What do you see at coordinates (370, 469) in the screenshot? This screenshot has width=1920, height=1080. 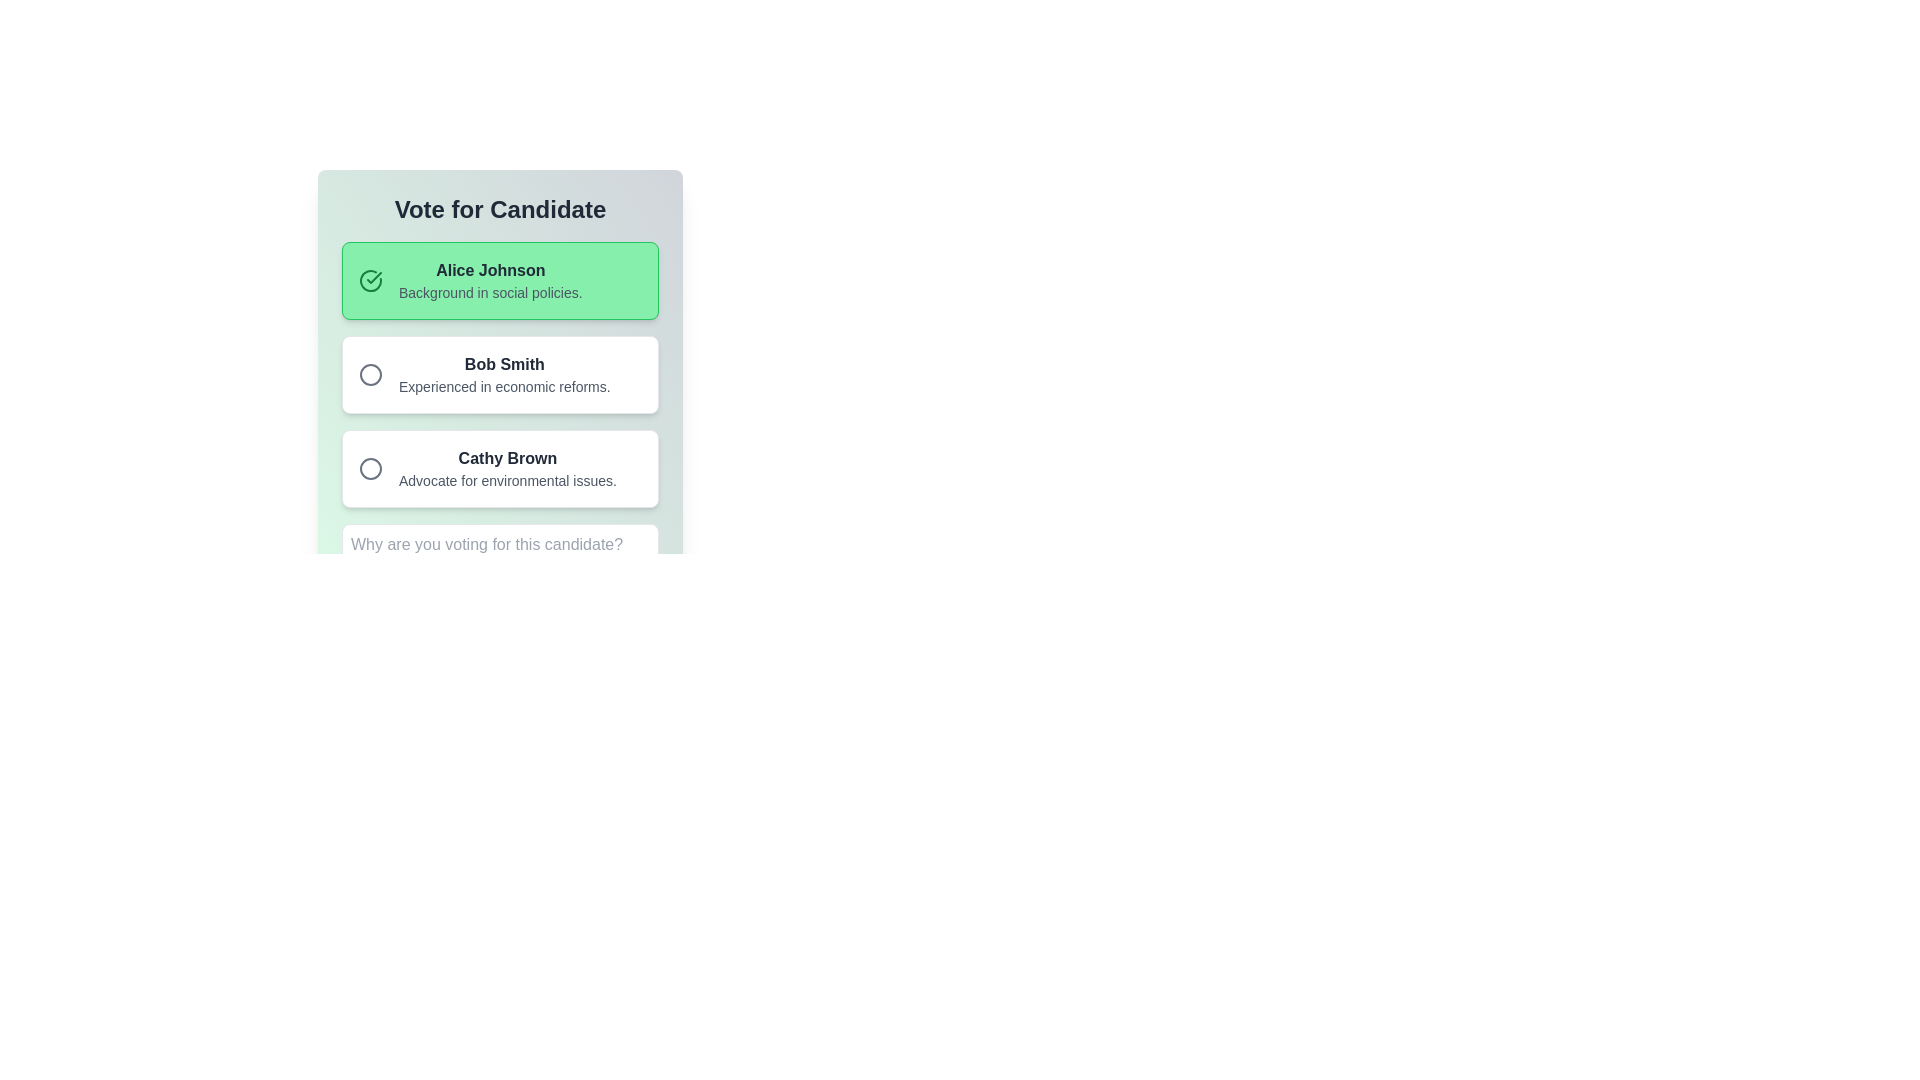 I see `the small circular icon with a gray border located to the left of the text 'Cathy Brown' in the candidate selection card` at bounding box center [370, 469].